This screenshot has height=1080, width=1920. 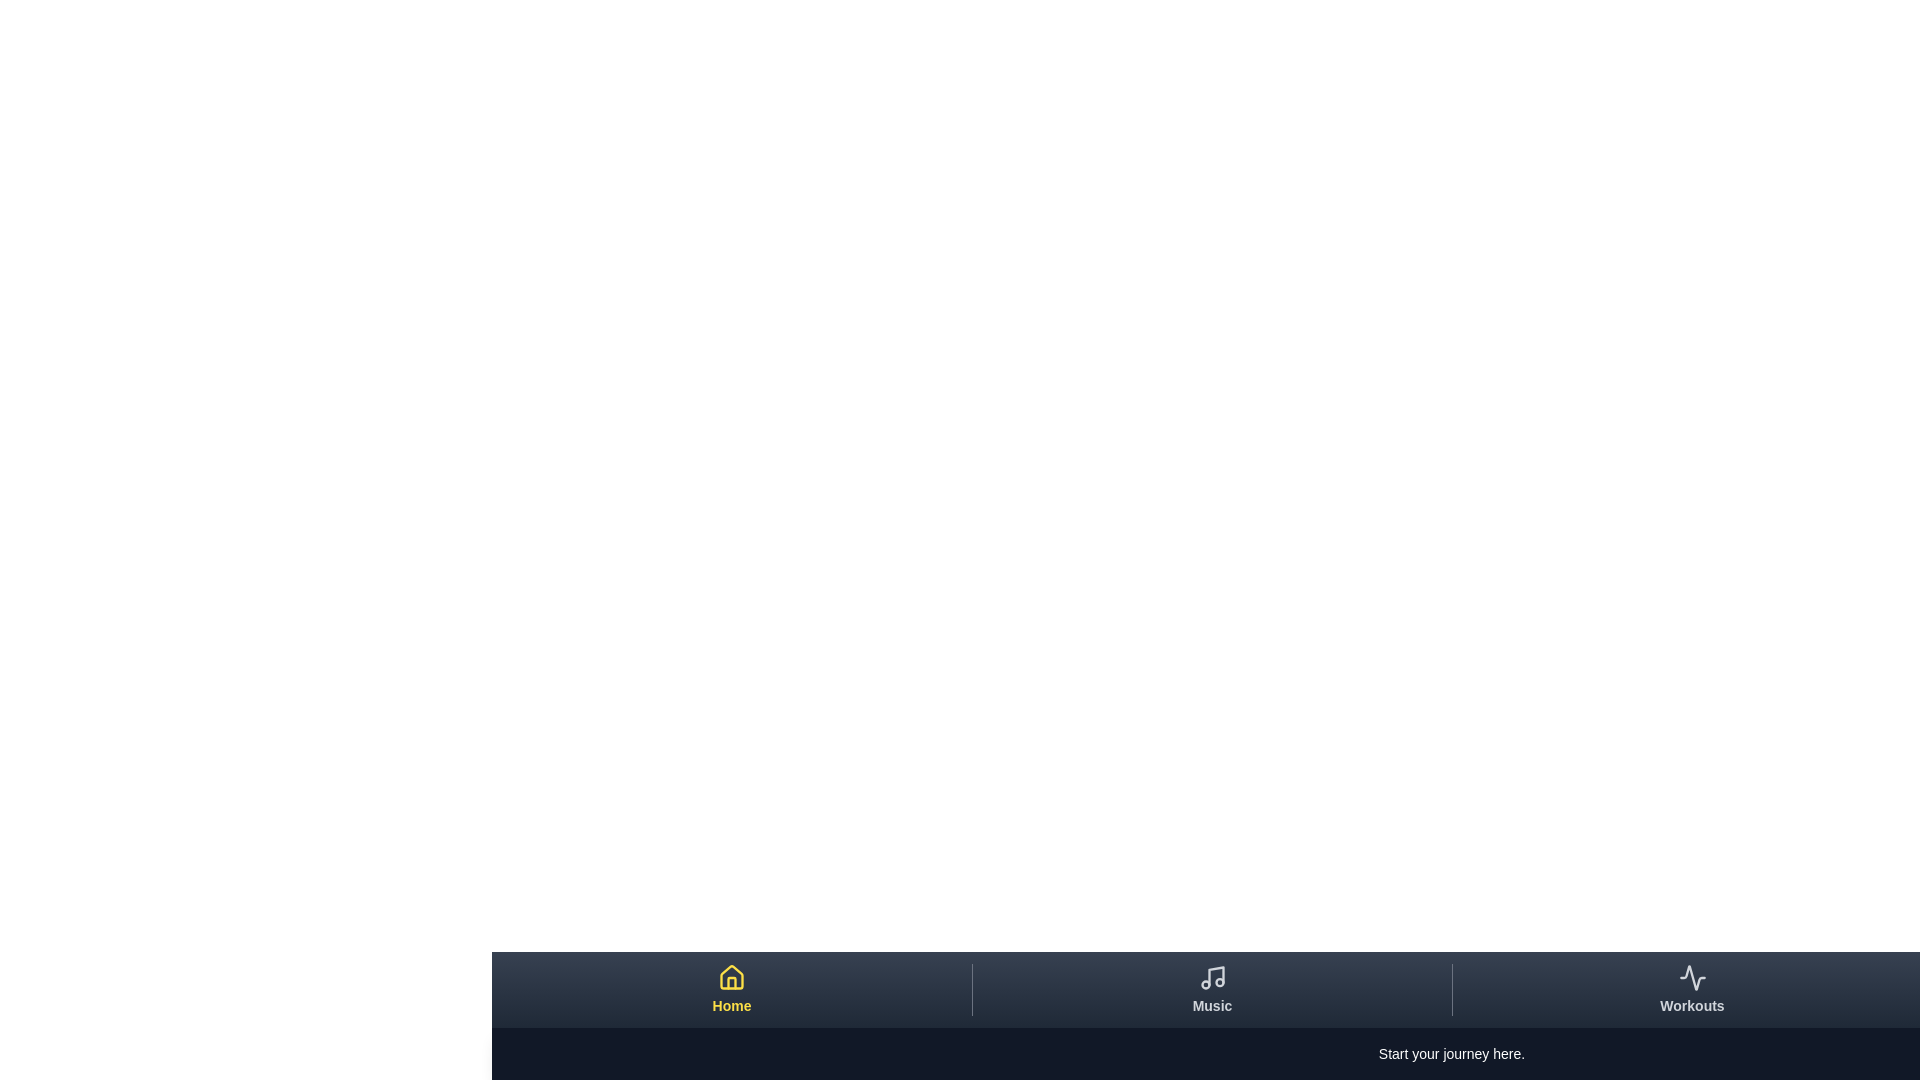 I want to click on the tab Home to preview its hover effects, so click(x=730, y=990).